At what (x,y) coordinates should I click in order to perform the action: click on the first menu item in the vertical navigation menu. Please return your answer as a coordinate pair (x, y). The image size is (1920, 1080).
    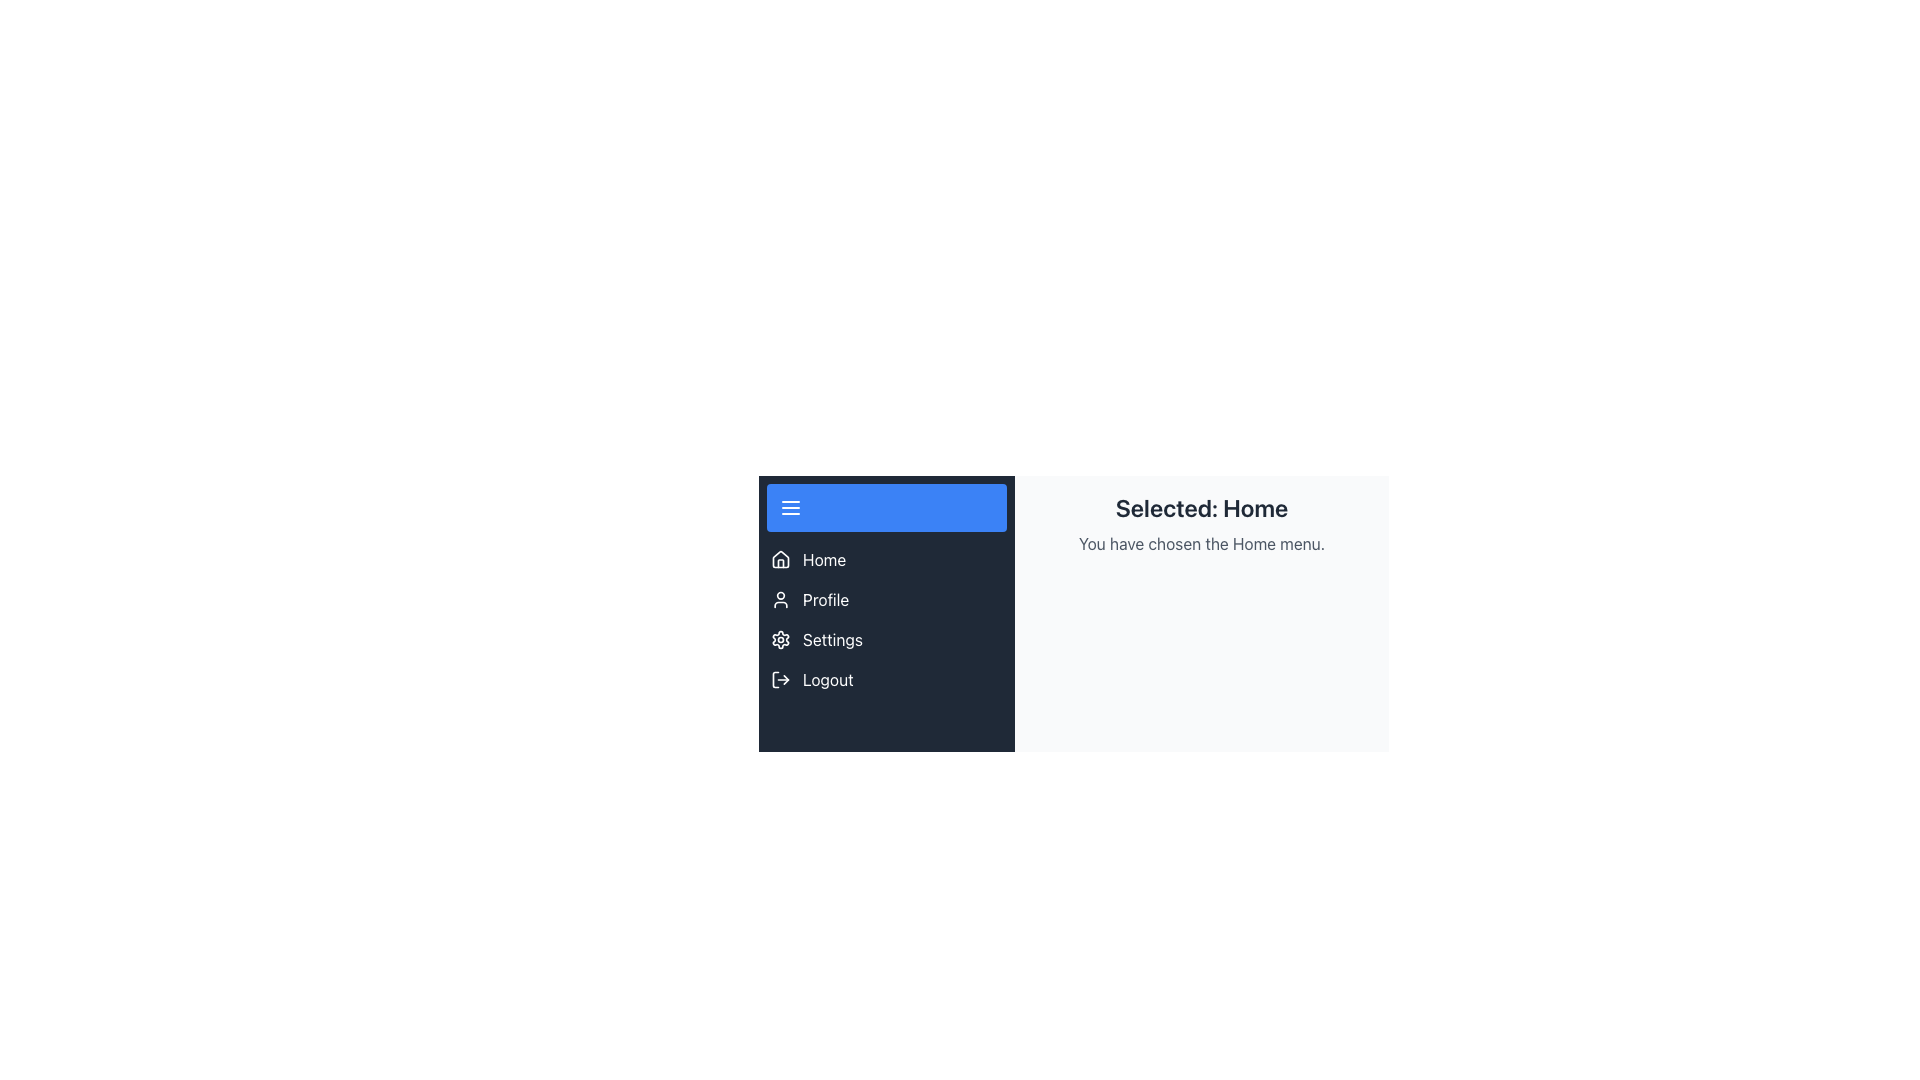
    Looking at the image, I should click on (886, 559).